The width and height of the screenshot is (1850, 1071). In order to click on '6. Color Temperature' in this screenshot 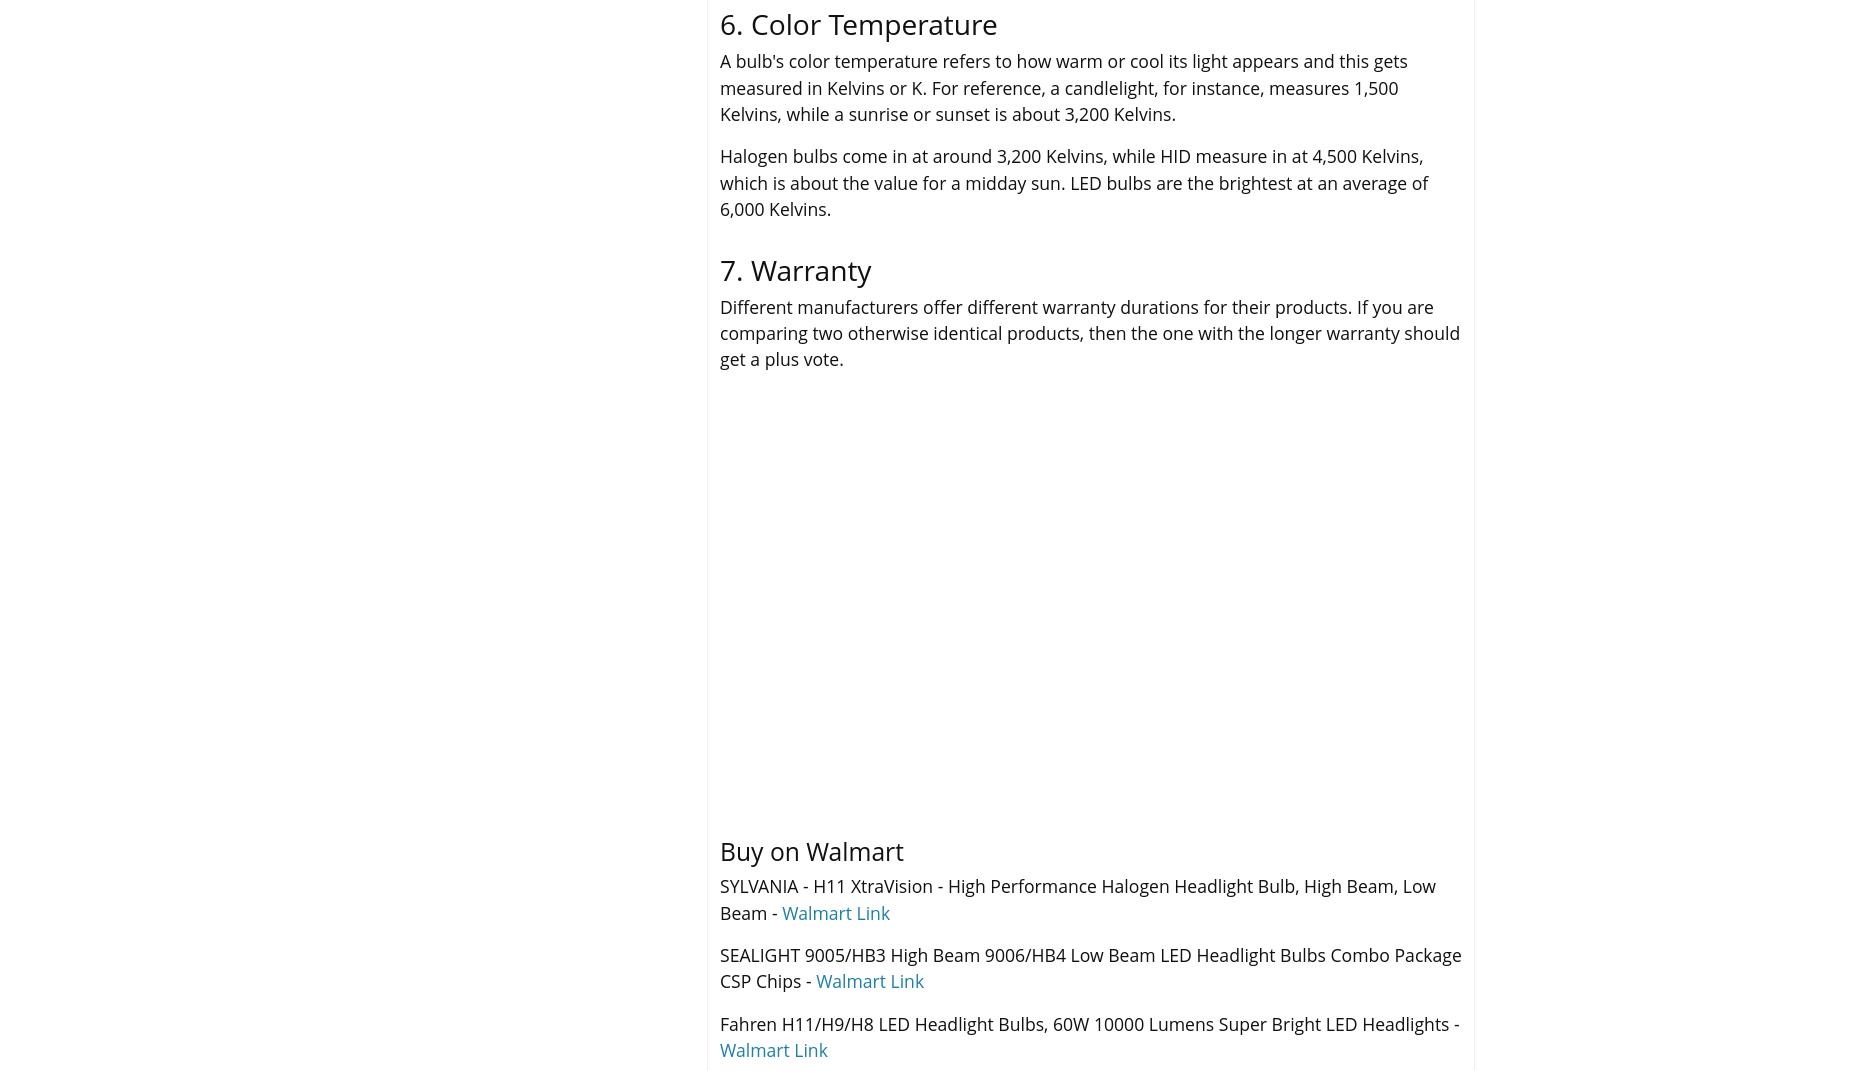, I will do `click(858, 22)`.